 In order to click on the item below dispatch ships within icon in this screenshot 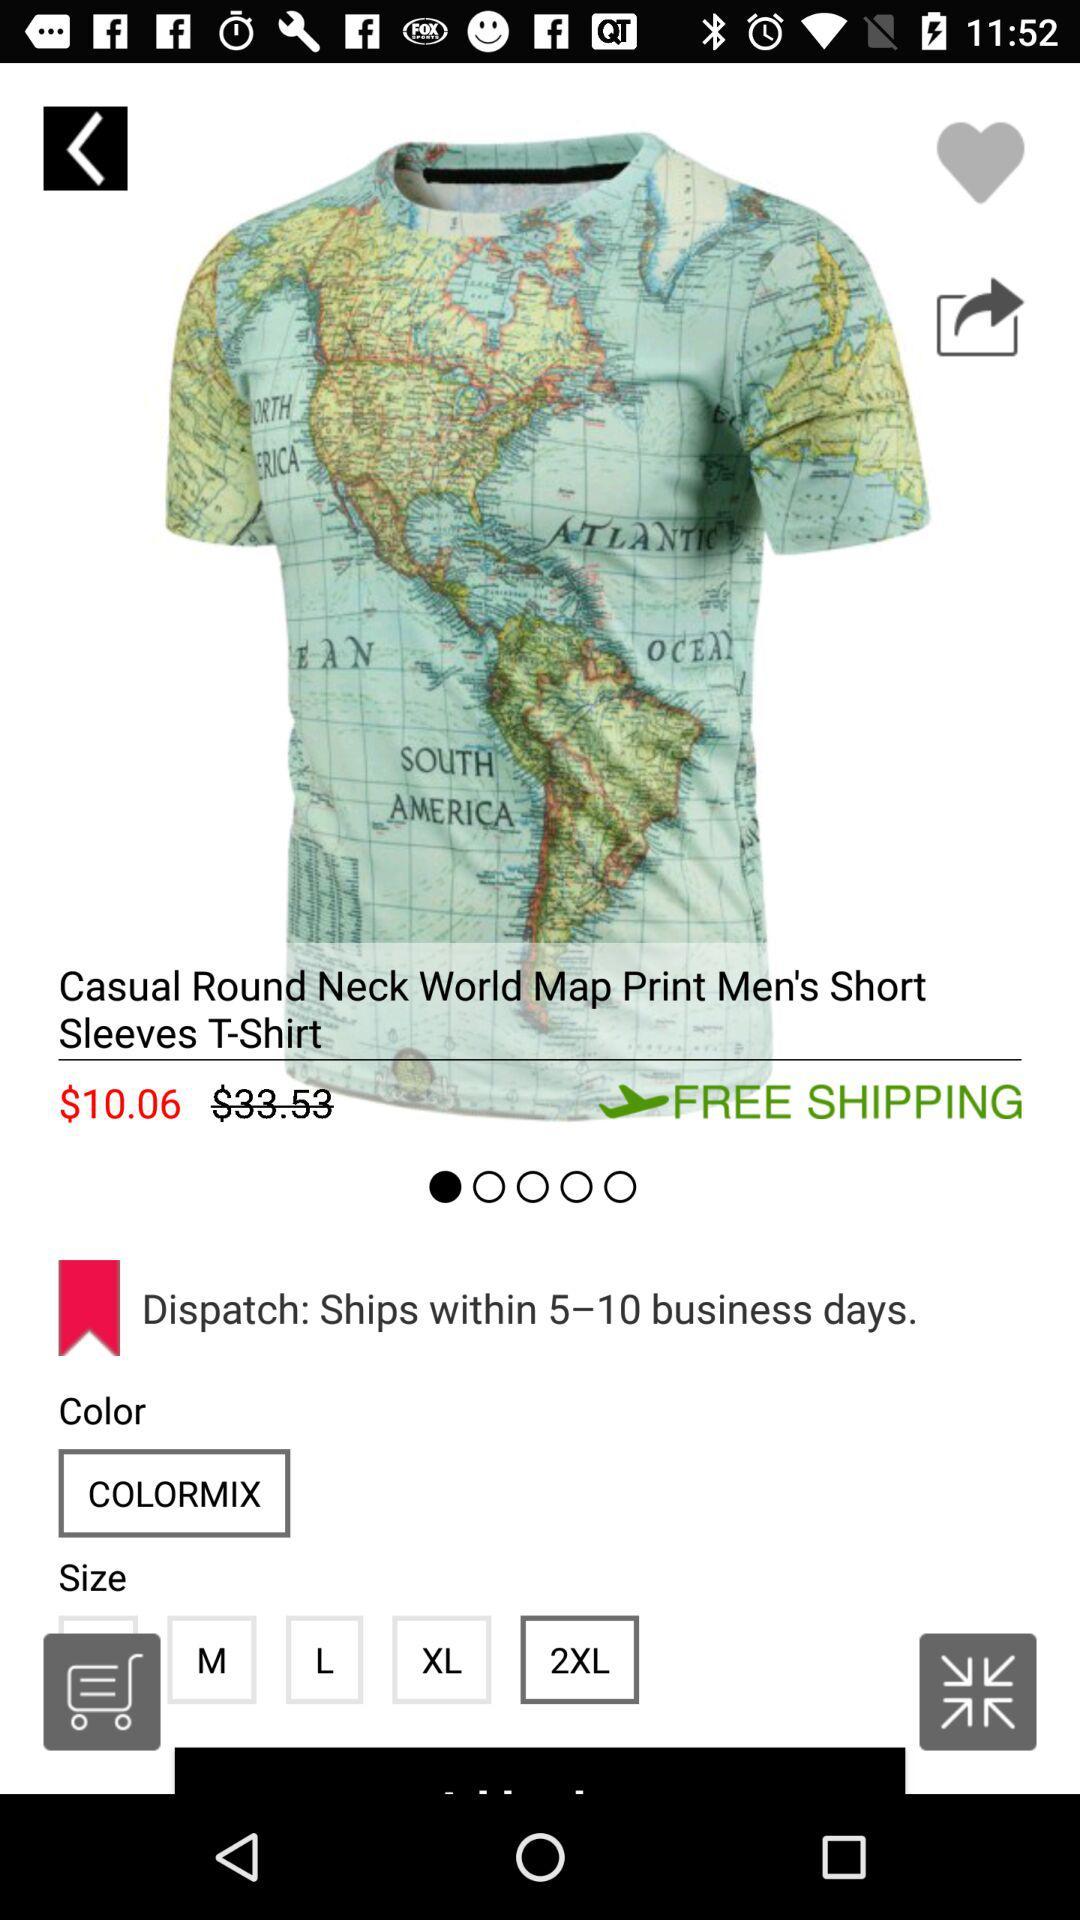, I will do `click(579, 1659)`.